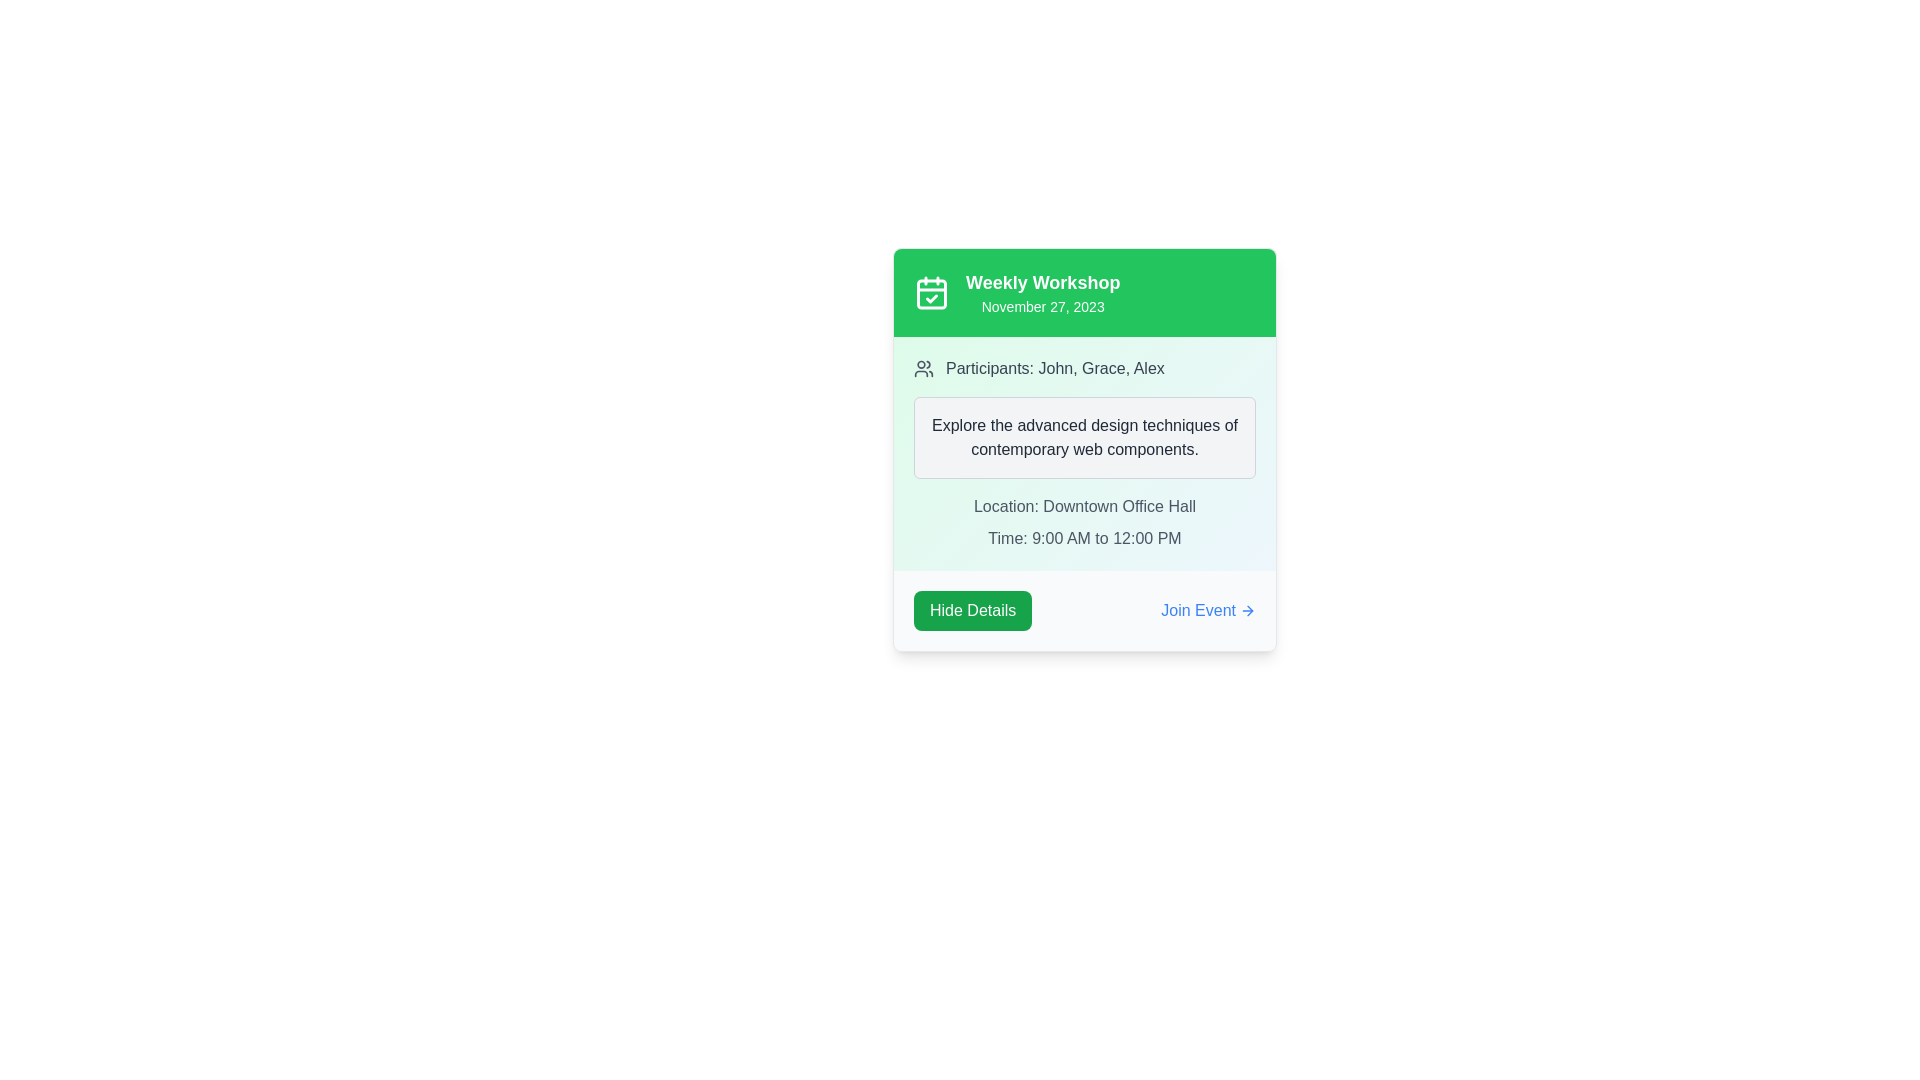 Image resolution: width=1920 pixels, height=1080 pixels. Describe the element at coordinates (1083, 522) in the screenshot. I see `text content of the Text block located at the bottom section of the card interface, which mentions a location and a time range, styled in gray sans-serif font` at that location.